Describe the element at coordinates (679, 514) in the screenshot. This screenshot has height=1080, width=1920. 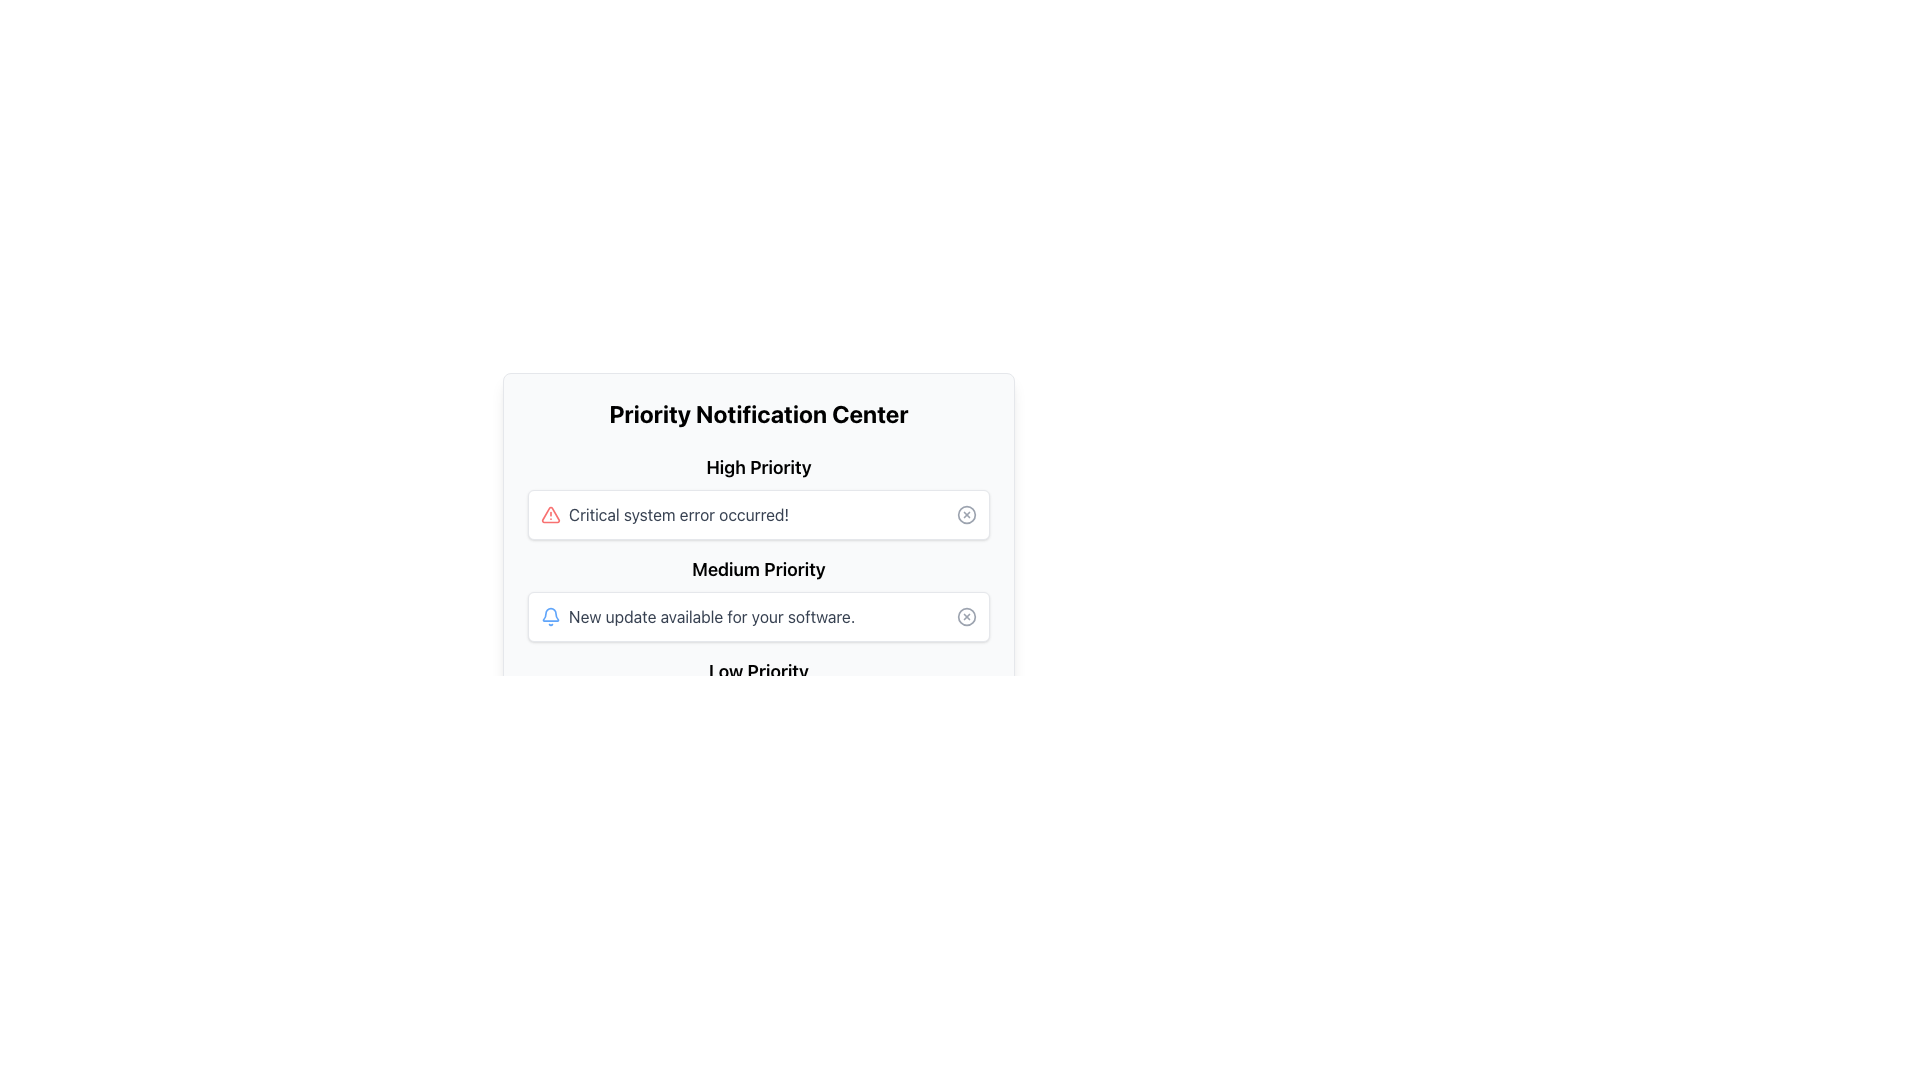
I see `the critical system error text label located in the 'High Priority' section of the 'Priority Notification Center', adjacent to the warning triangle icon` at that location.